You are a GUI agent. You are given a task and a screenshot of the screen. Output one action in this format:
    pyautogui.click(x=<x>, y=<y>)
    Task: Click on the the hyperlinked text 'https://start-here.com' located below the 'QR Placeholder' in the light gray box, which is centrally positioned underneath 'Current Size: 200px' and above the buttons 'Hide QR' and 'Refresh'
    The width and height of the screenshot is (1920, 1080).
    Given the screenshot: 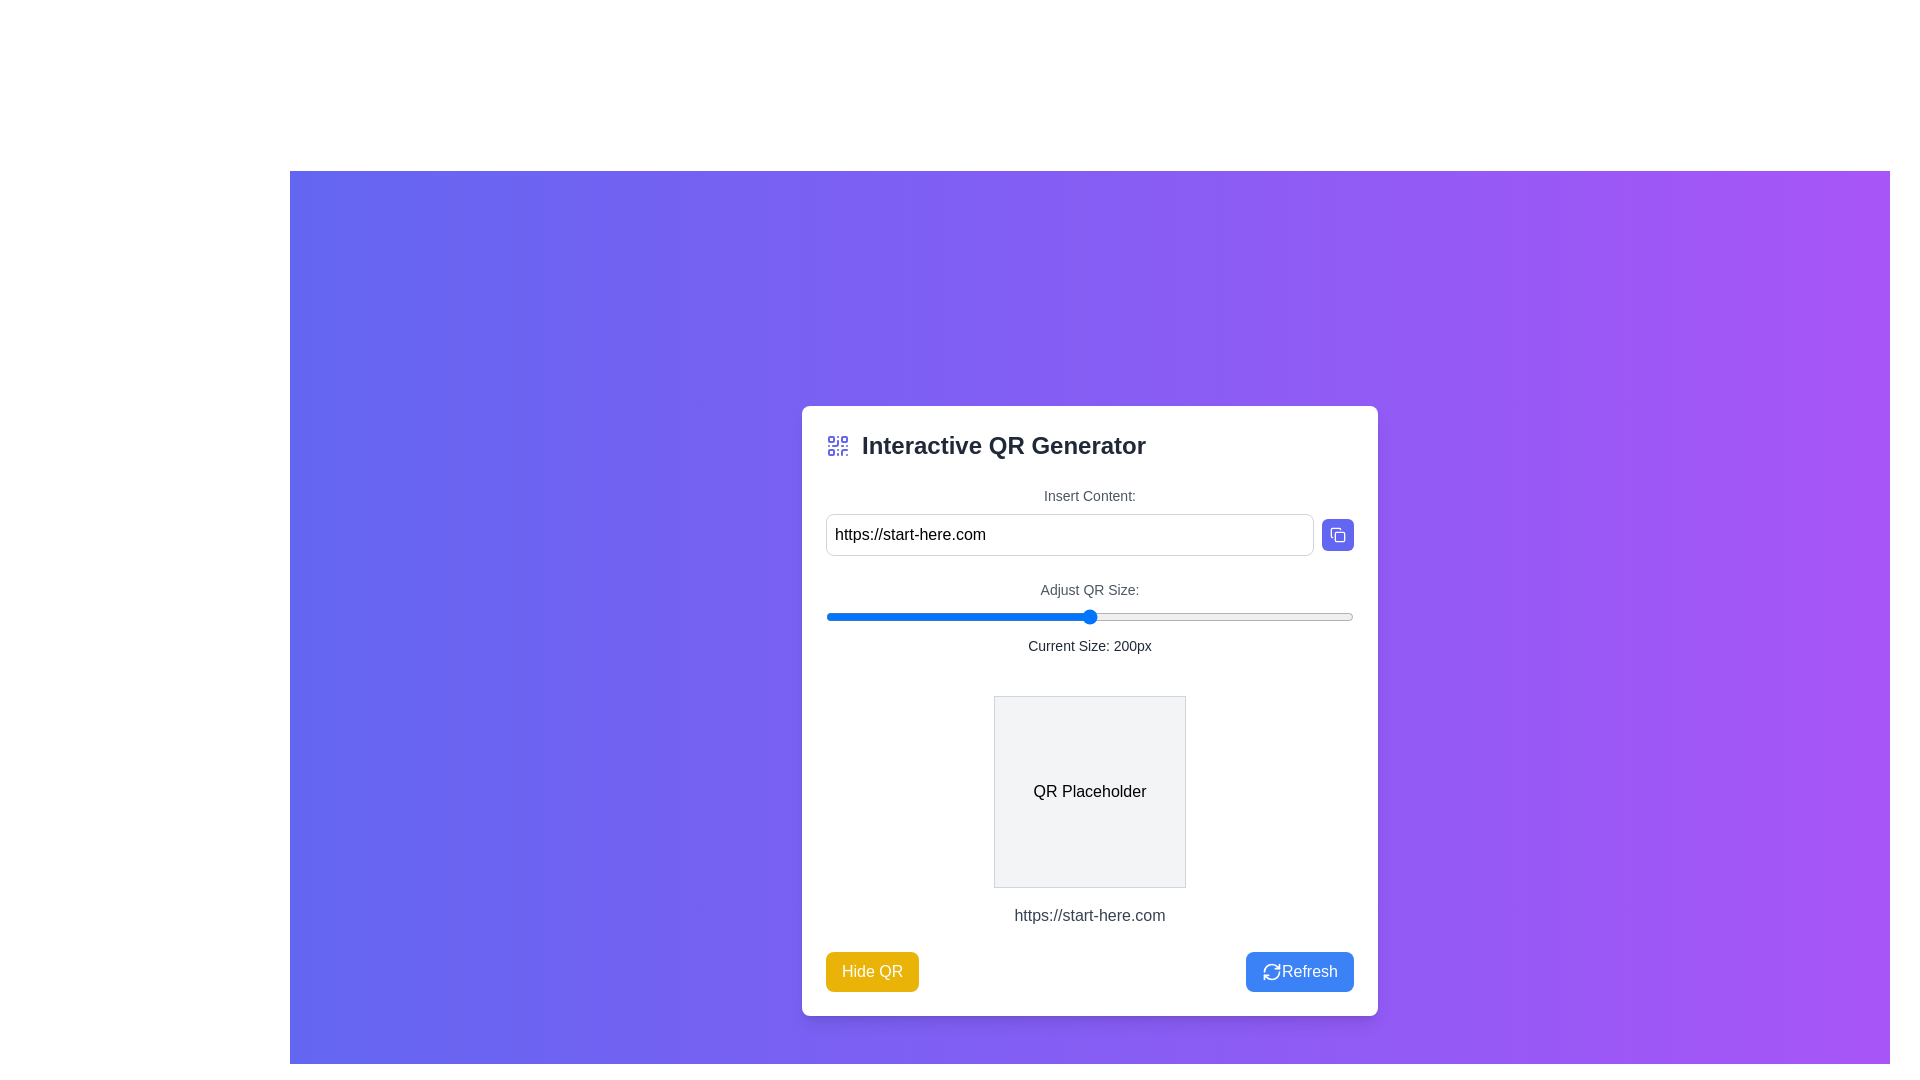 What is the action you would take?
    pyautogui.click(x=1088, y=802)
    